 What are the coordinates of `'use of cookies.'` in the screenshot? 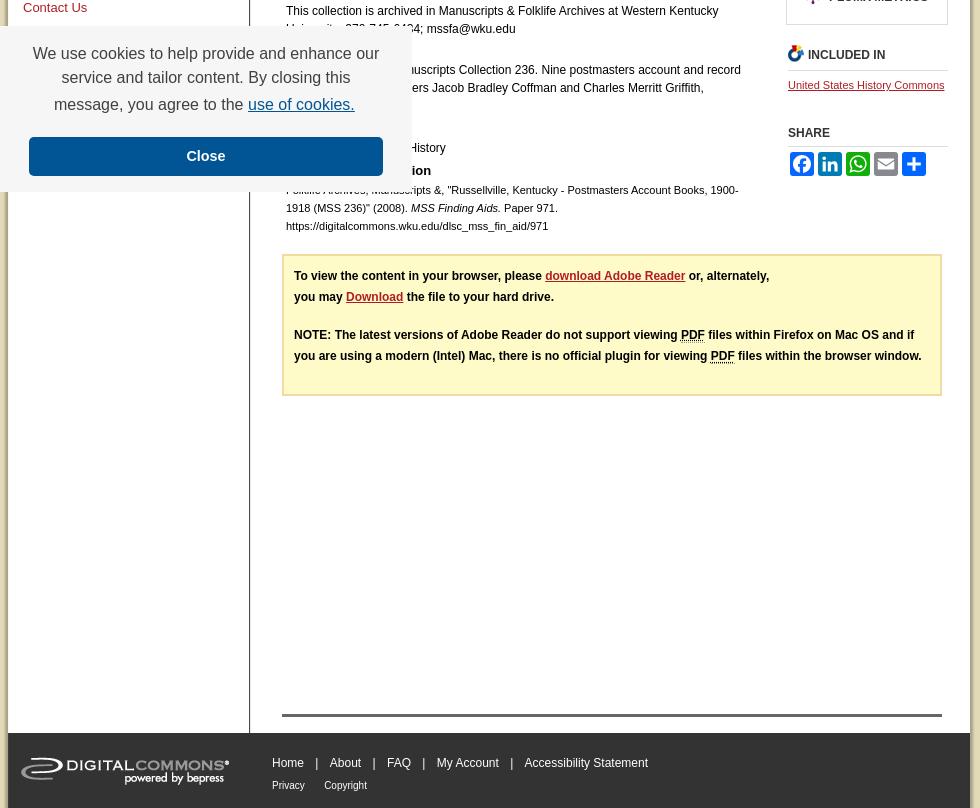 It's located at (300, 103).